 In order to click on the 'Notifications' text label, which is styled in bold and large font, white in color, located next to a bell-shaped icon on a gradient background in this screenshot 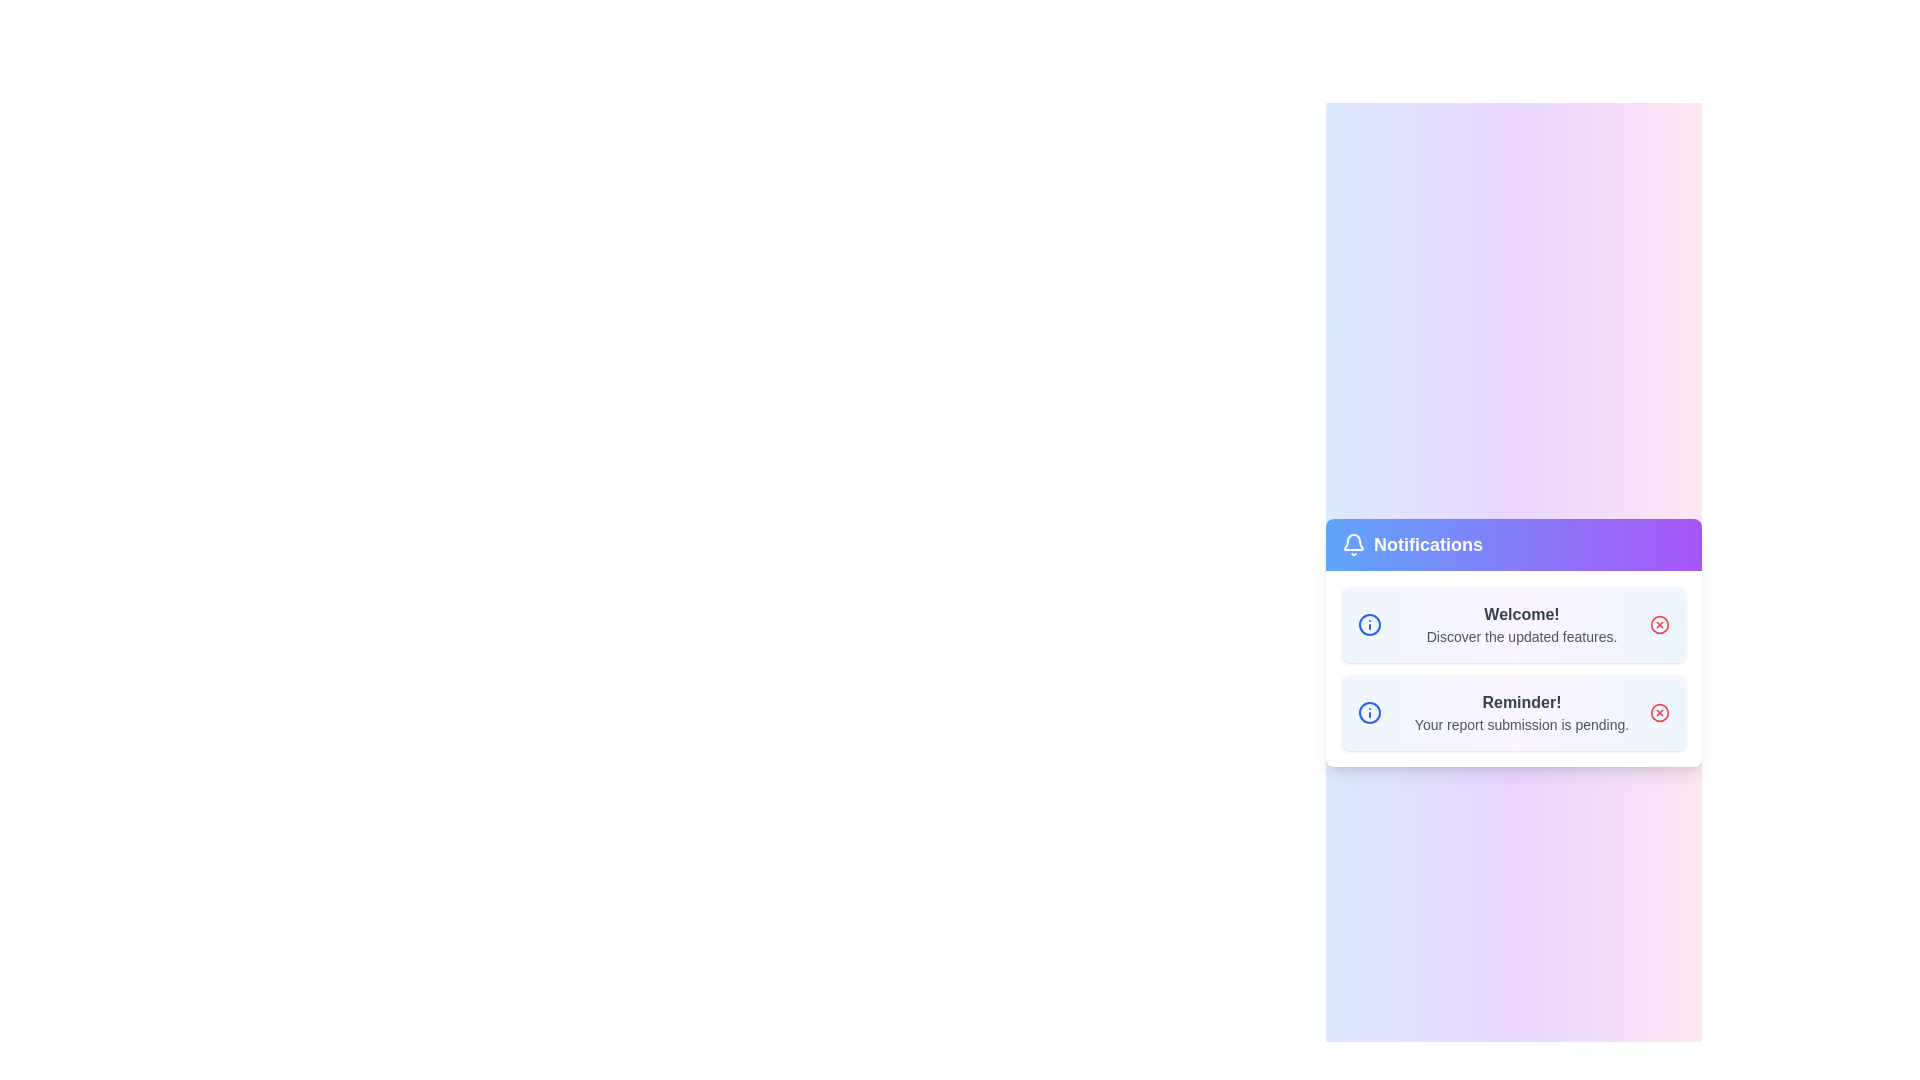, I will do `click(1411, 544)`.